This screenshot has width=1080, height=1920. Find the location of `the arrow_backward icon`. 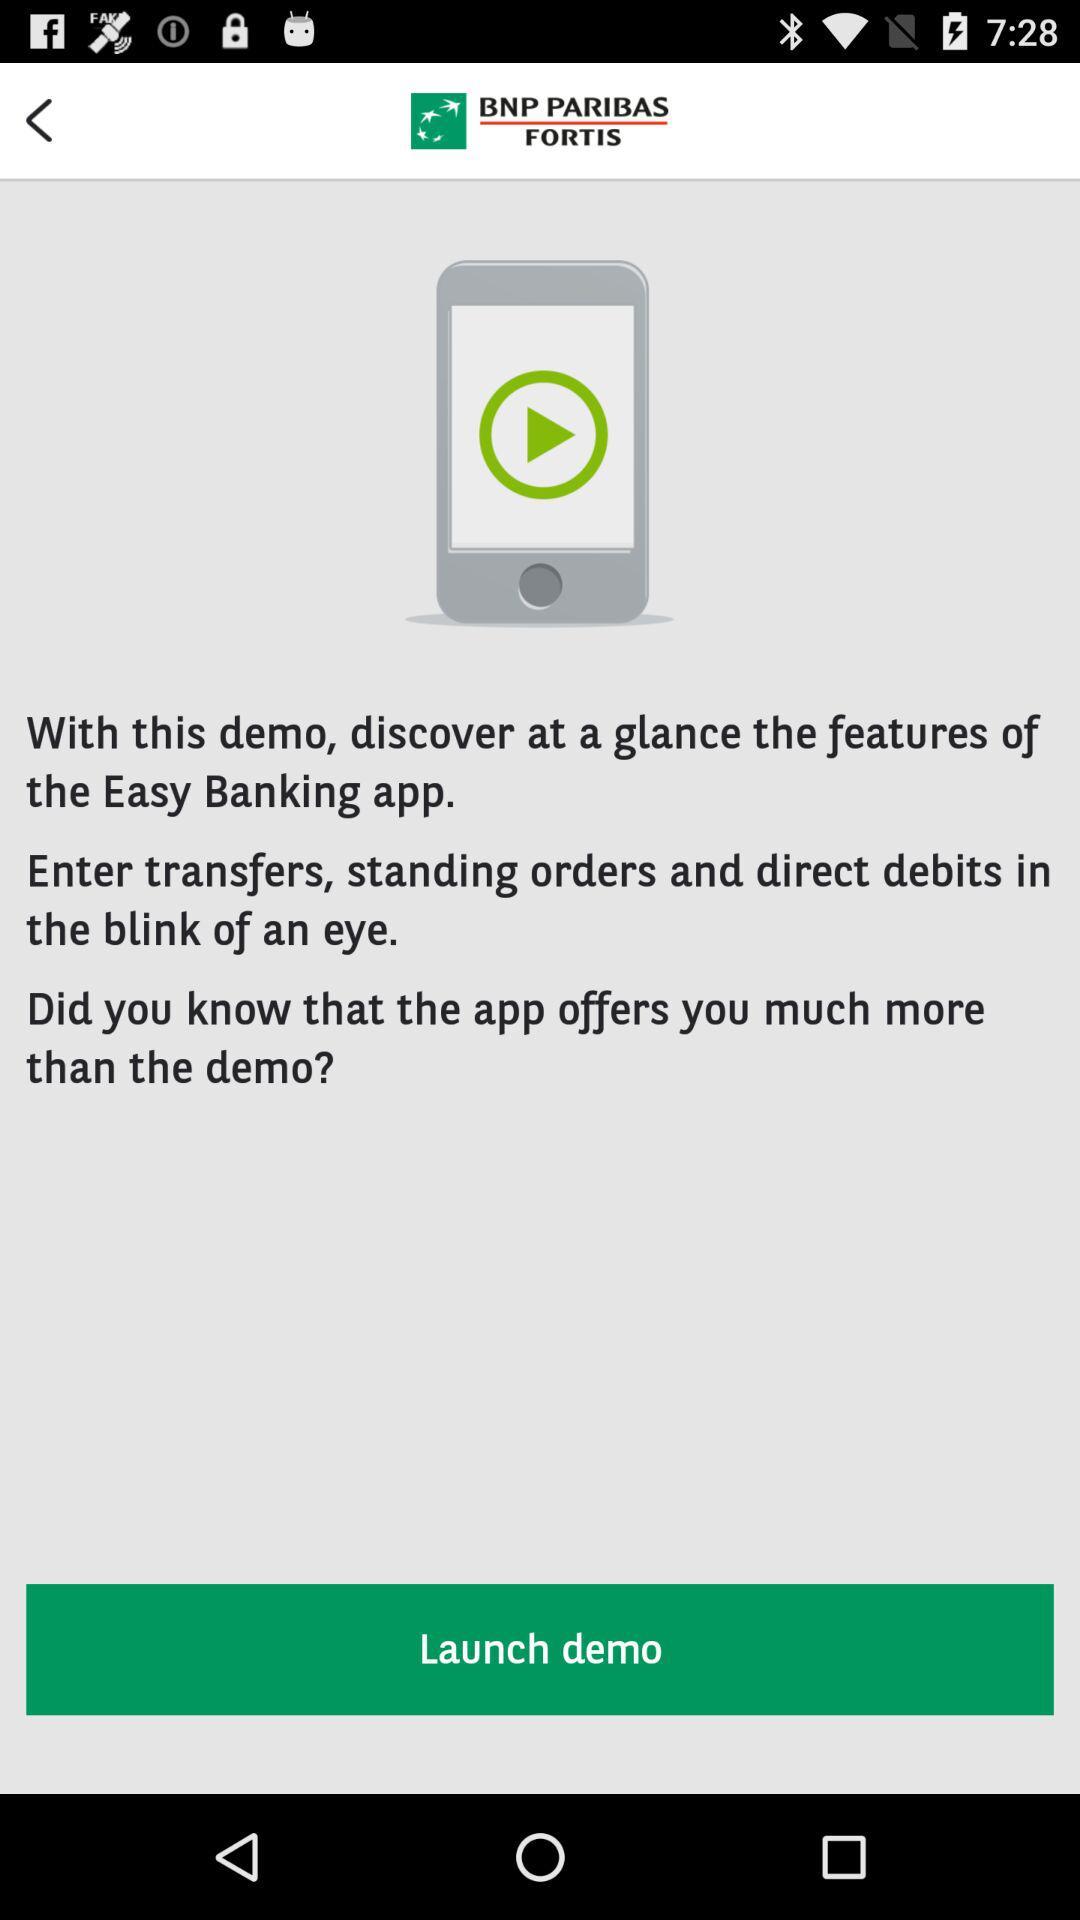

the arrow_backward icon is located at coordinates (51, 127).